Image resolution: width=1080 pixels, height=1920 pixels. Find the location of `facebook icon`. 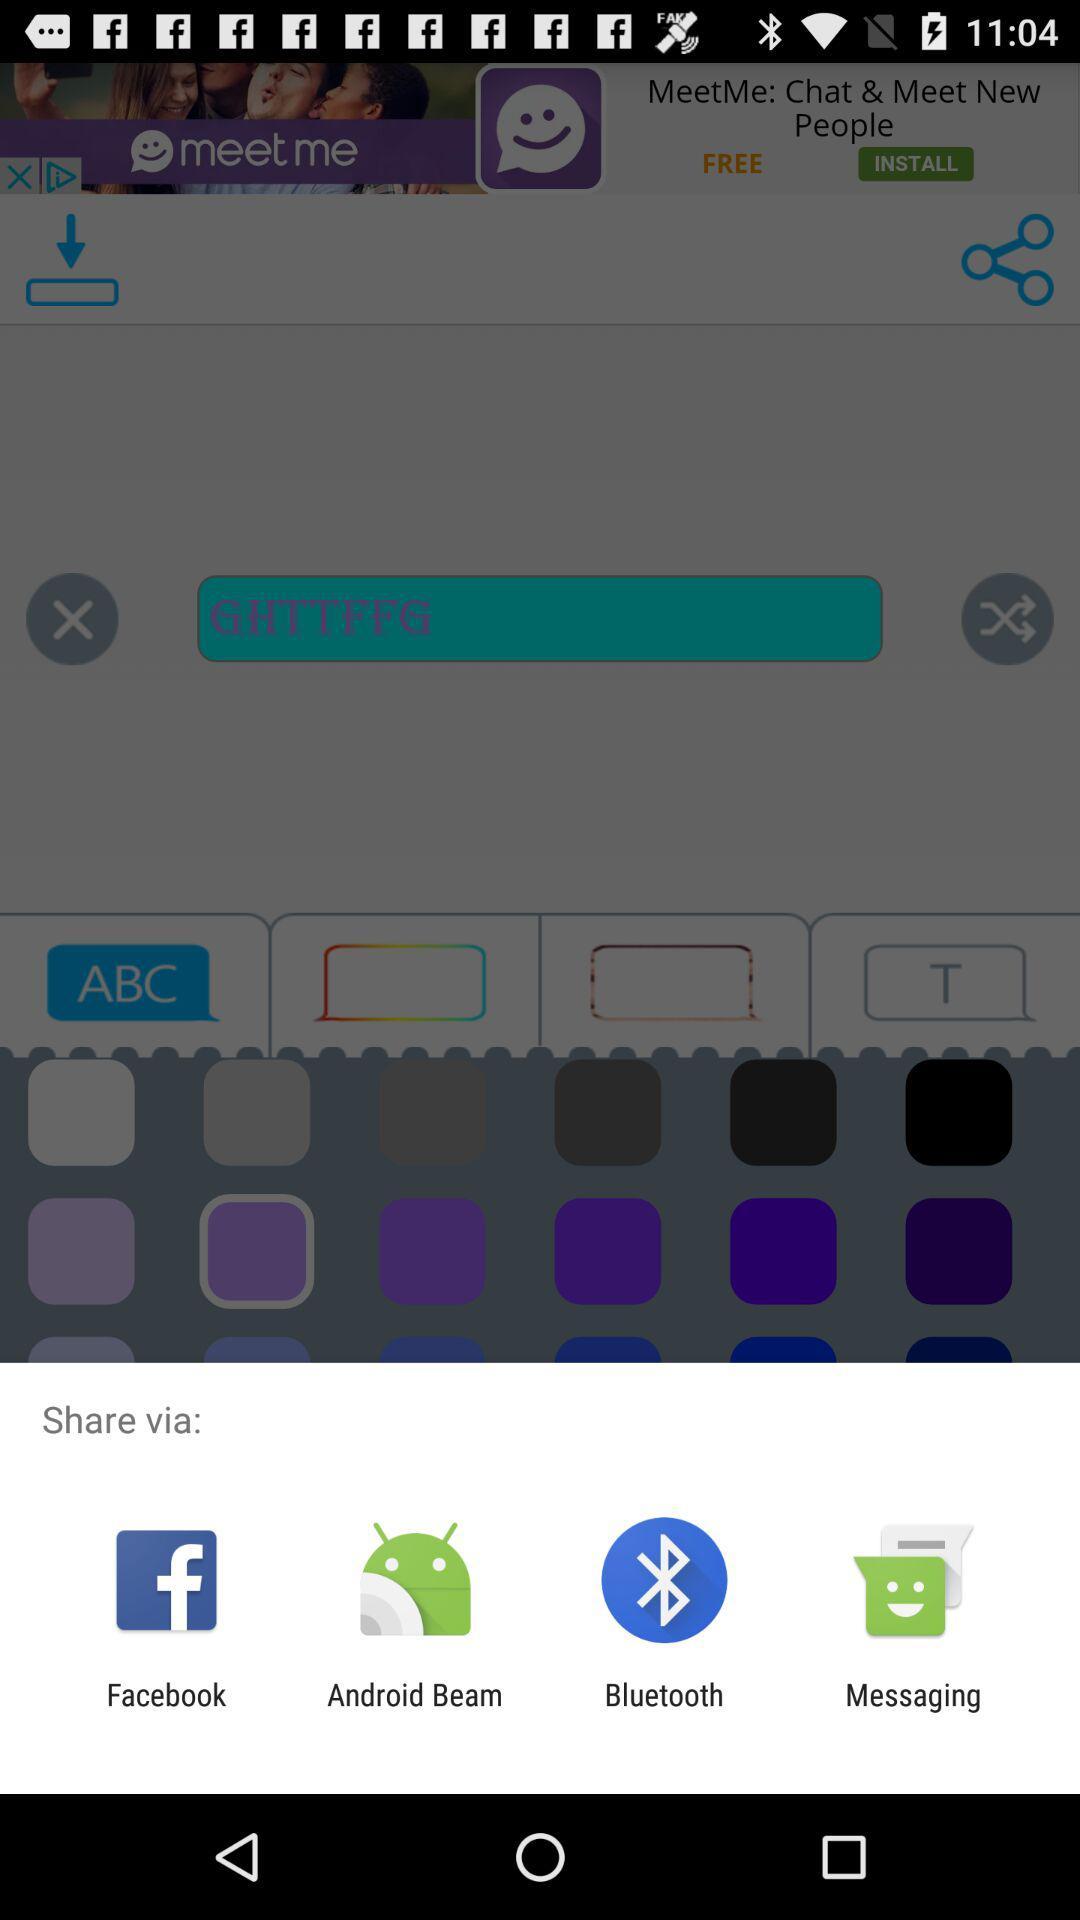

facebook icon is located at coordinates (165, 1711).